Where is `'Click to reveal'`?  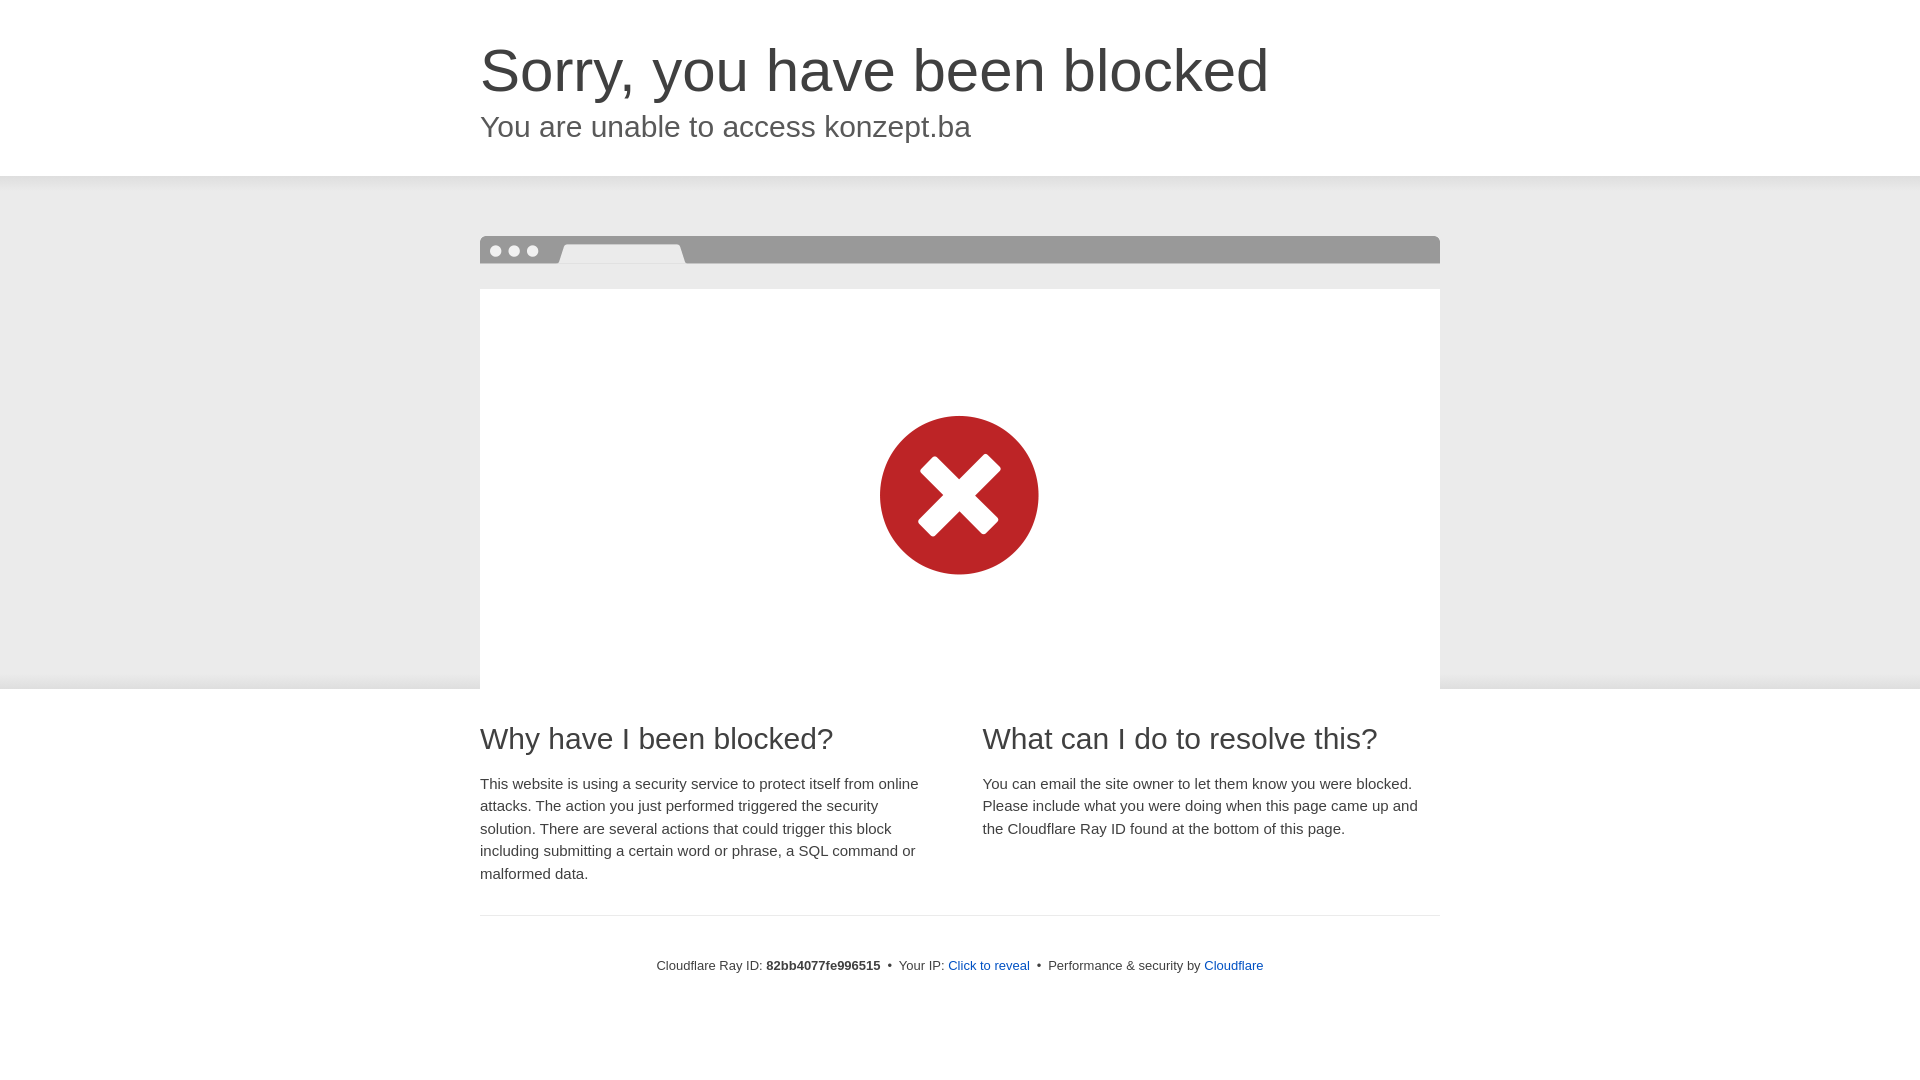
'Click to reveal' is located at coordinates (947, 964).